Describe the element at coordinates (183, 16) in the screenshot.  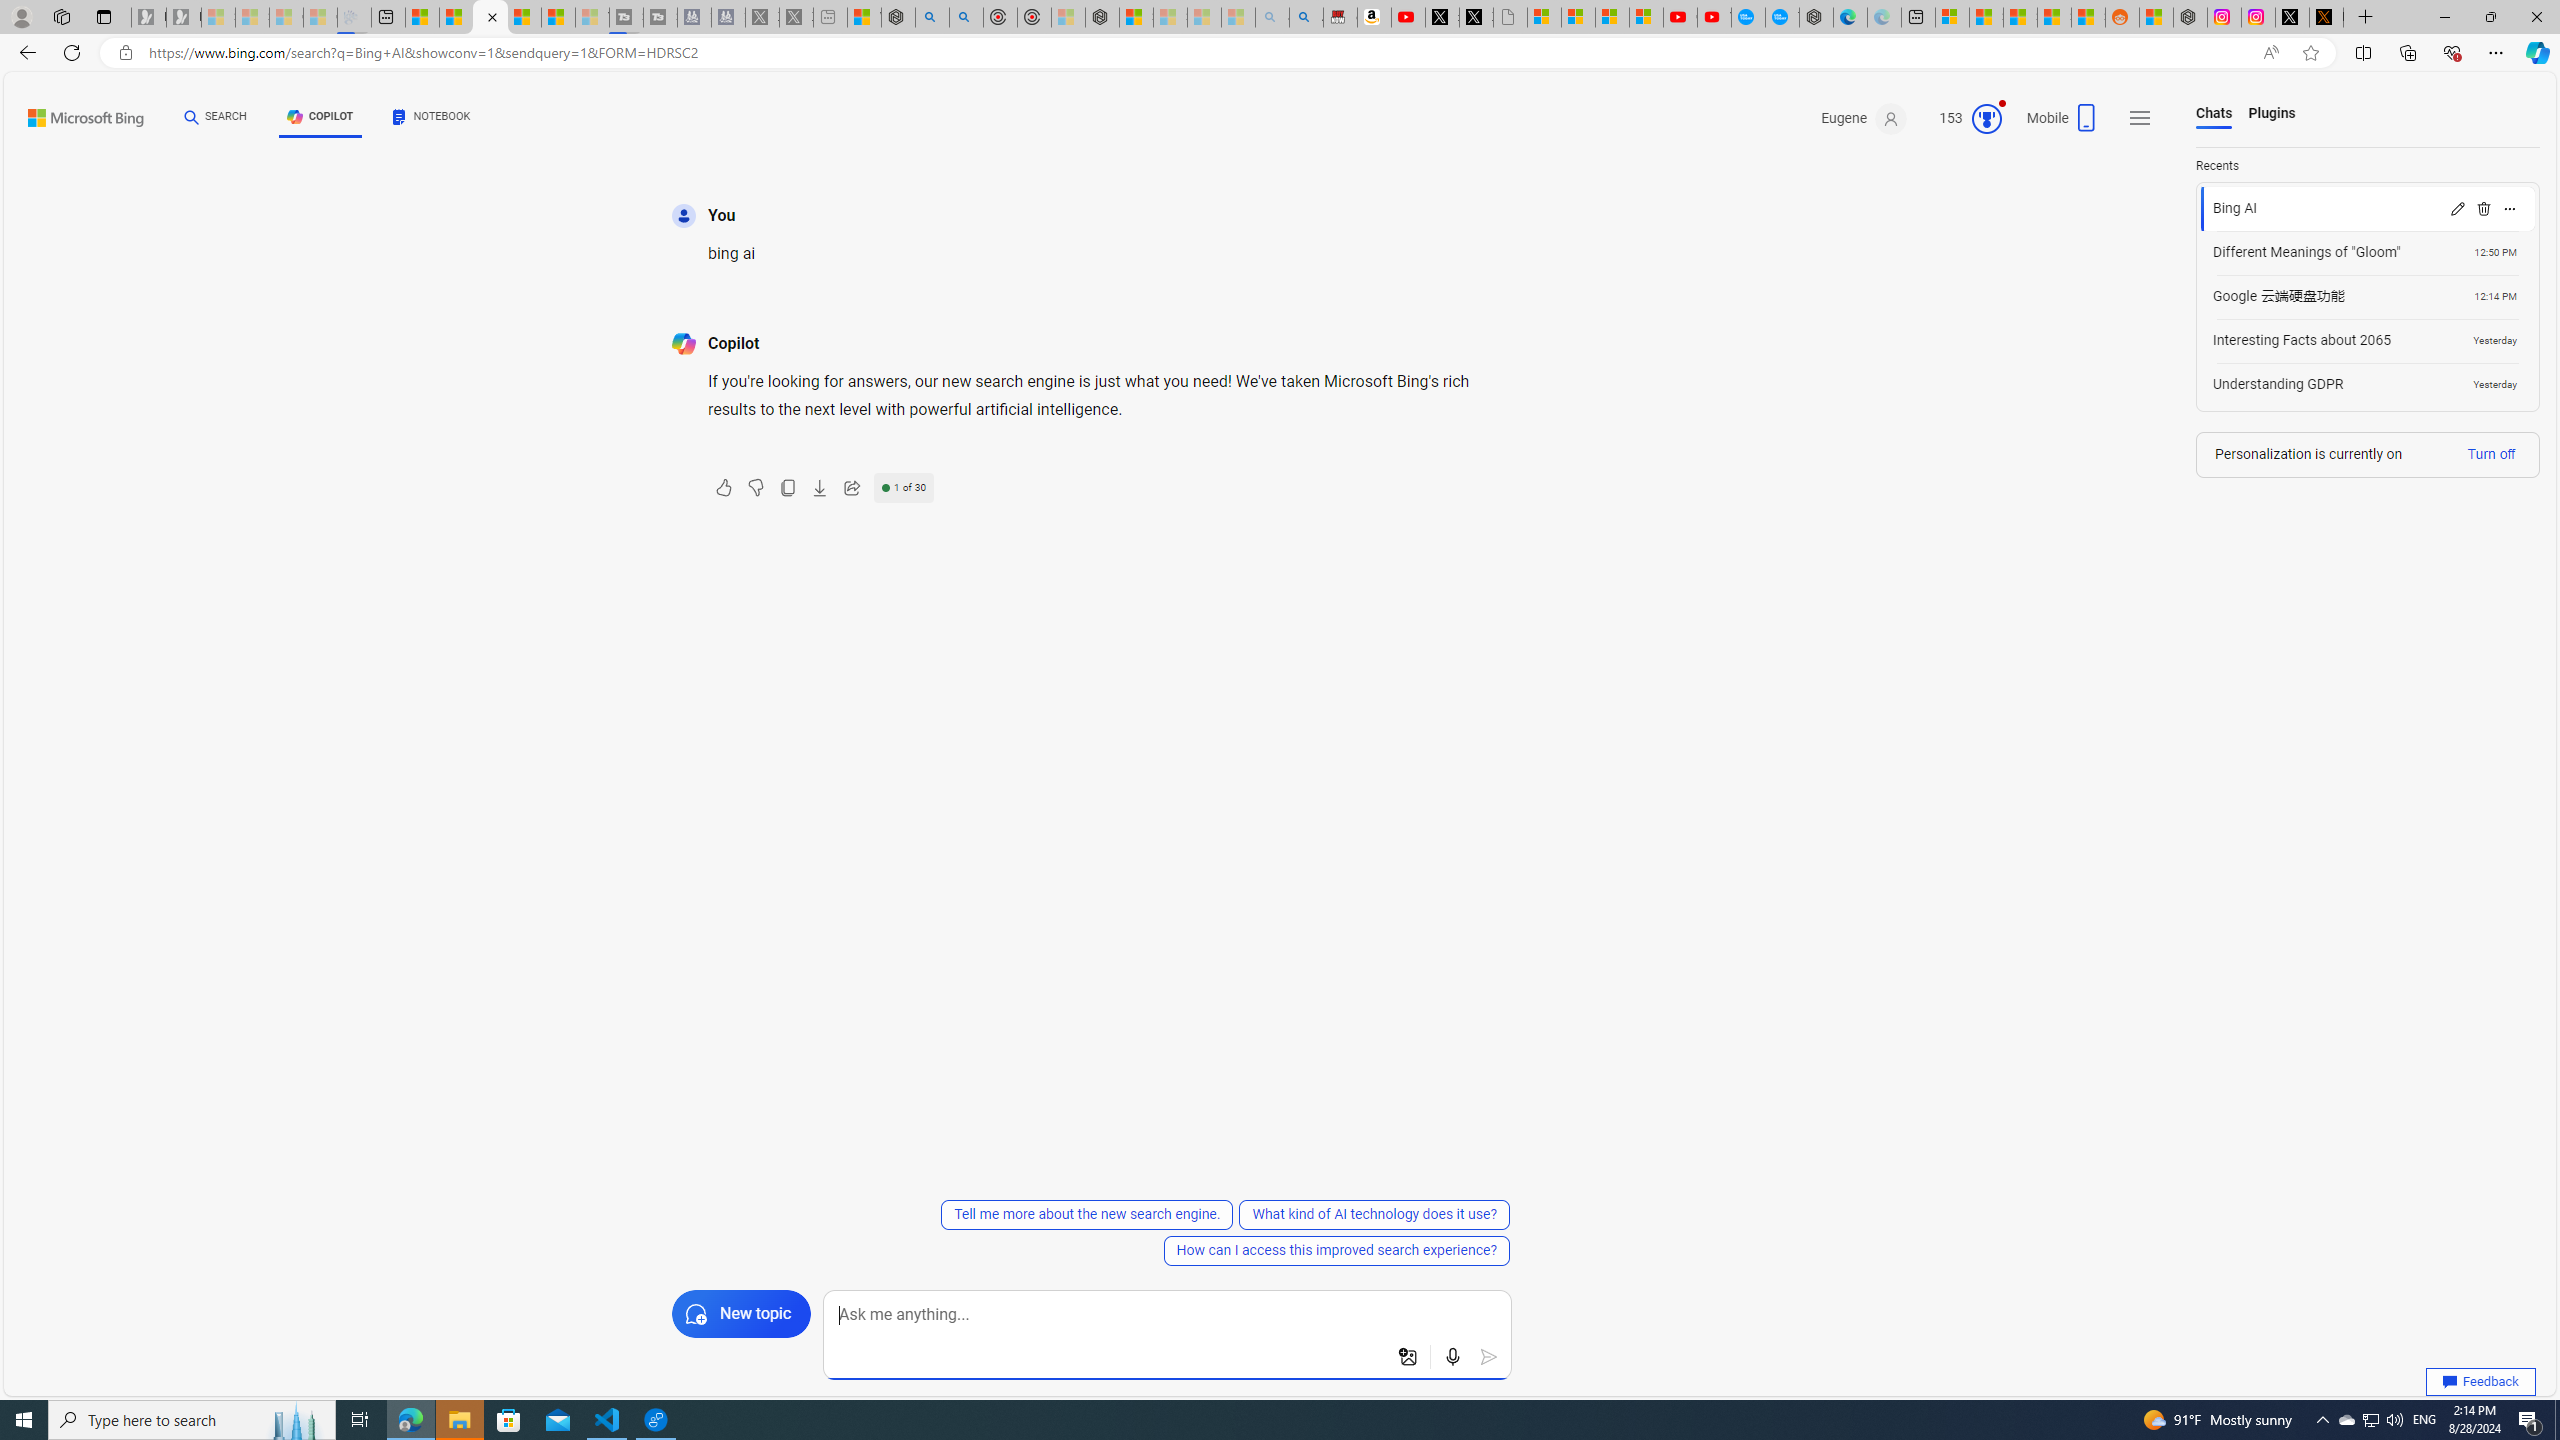
I see `'Newsletter Sign Up - Sleeping'` at that location.